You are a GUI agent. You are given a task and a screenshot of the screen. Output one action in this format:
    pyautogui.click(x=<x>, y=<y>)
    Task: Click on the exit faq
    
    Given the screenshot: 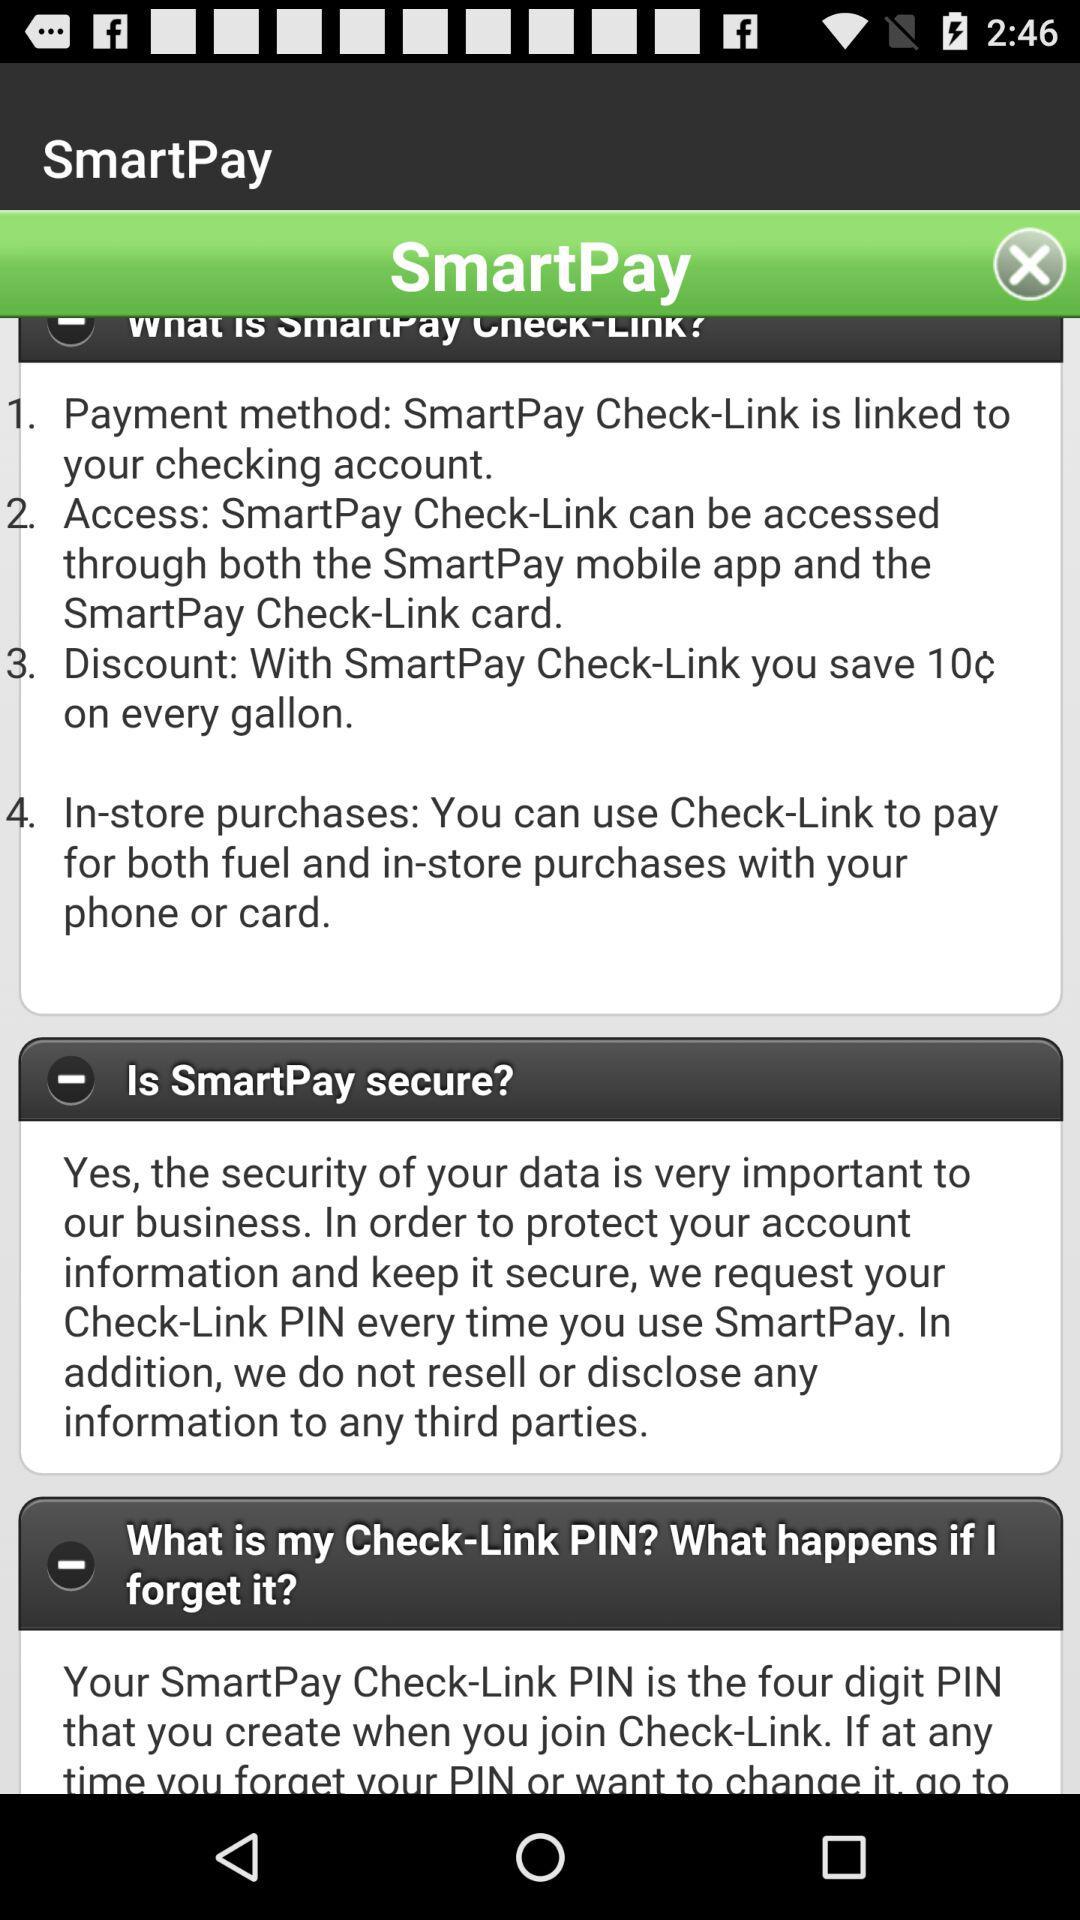 What is the action you would take?
    pyautogui.click(x=1035, y=263)
    